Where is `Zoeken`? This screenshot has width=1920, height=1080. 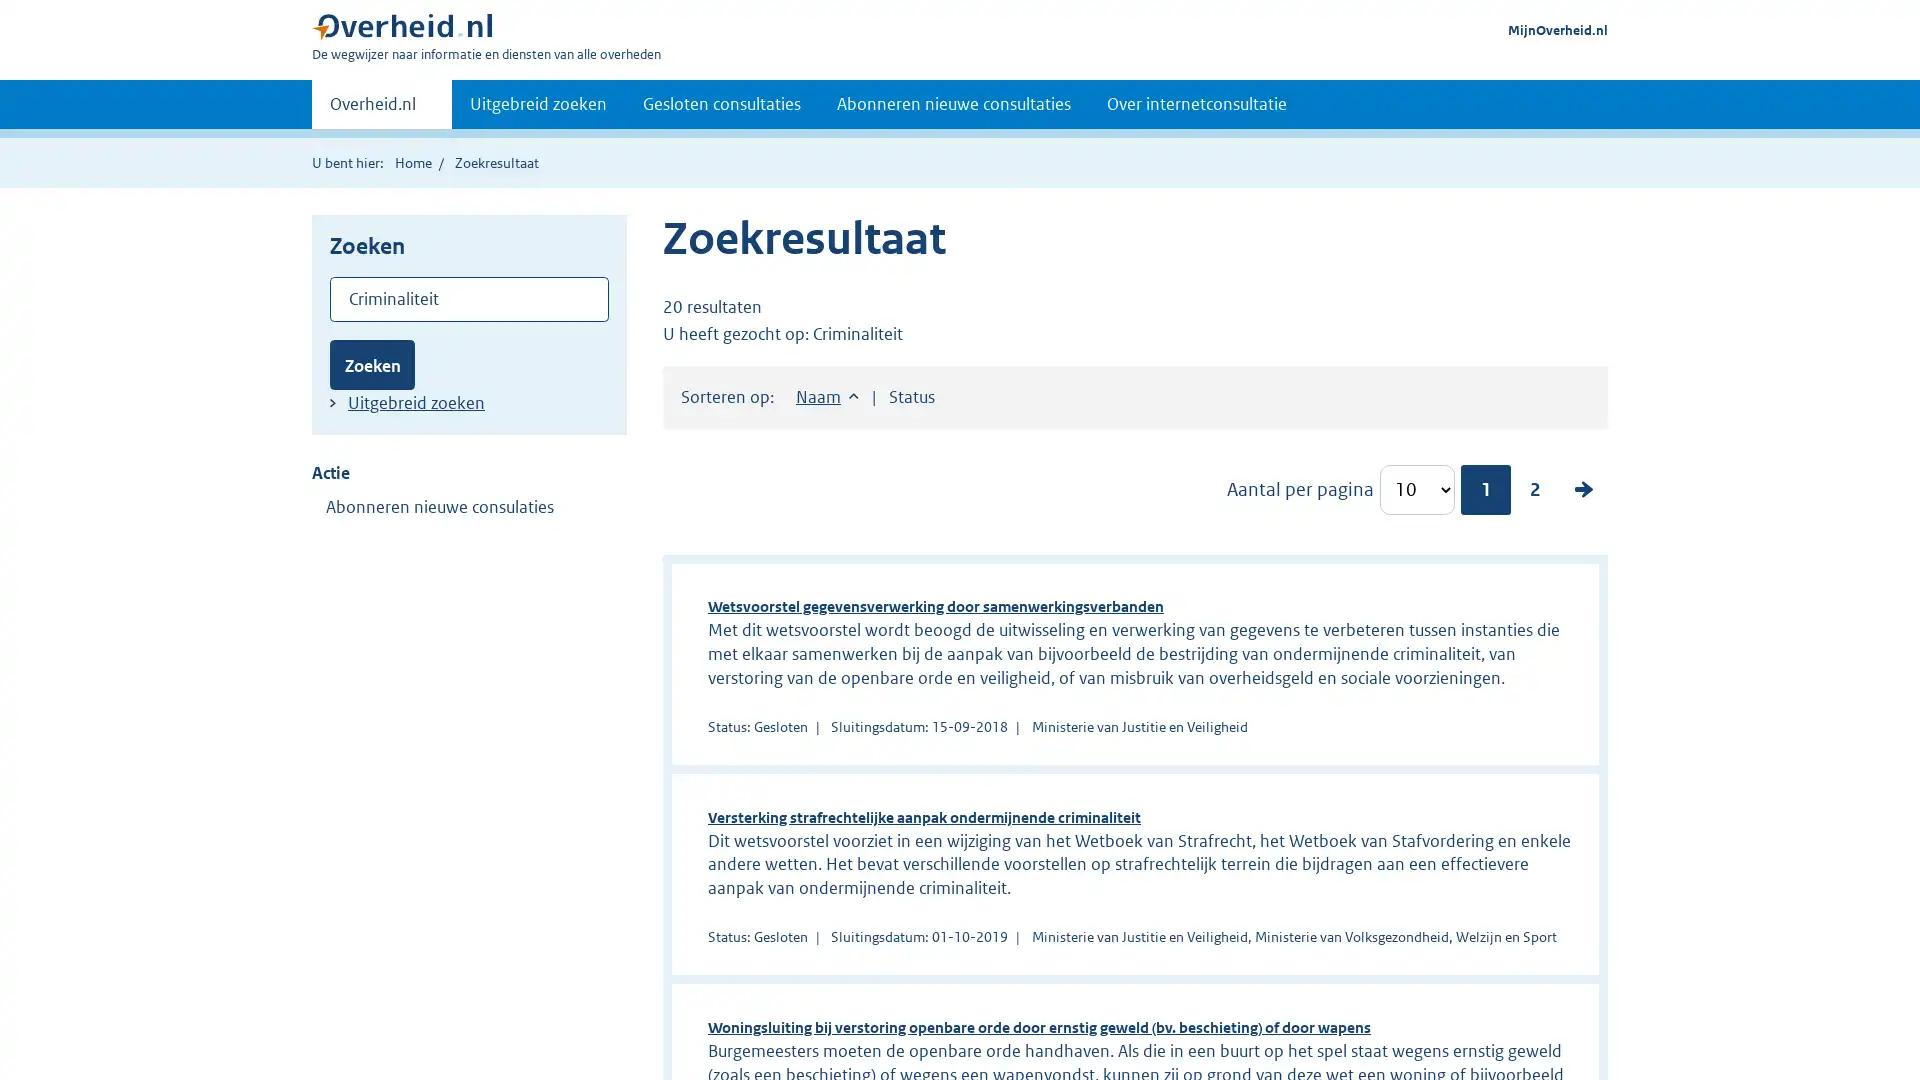 Zoeken is located at coordinates (372, 364).